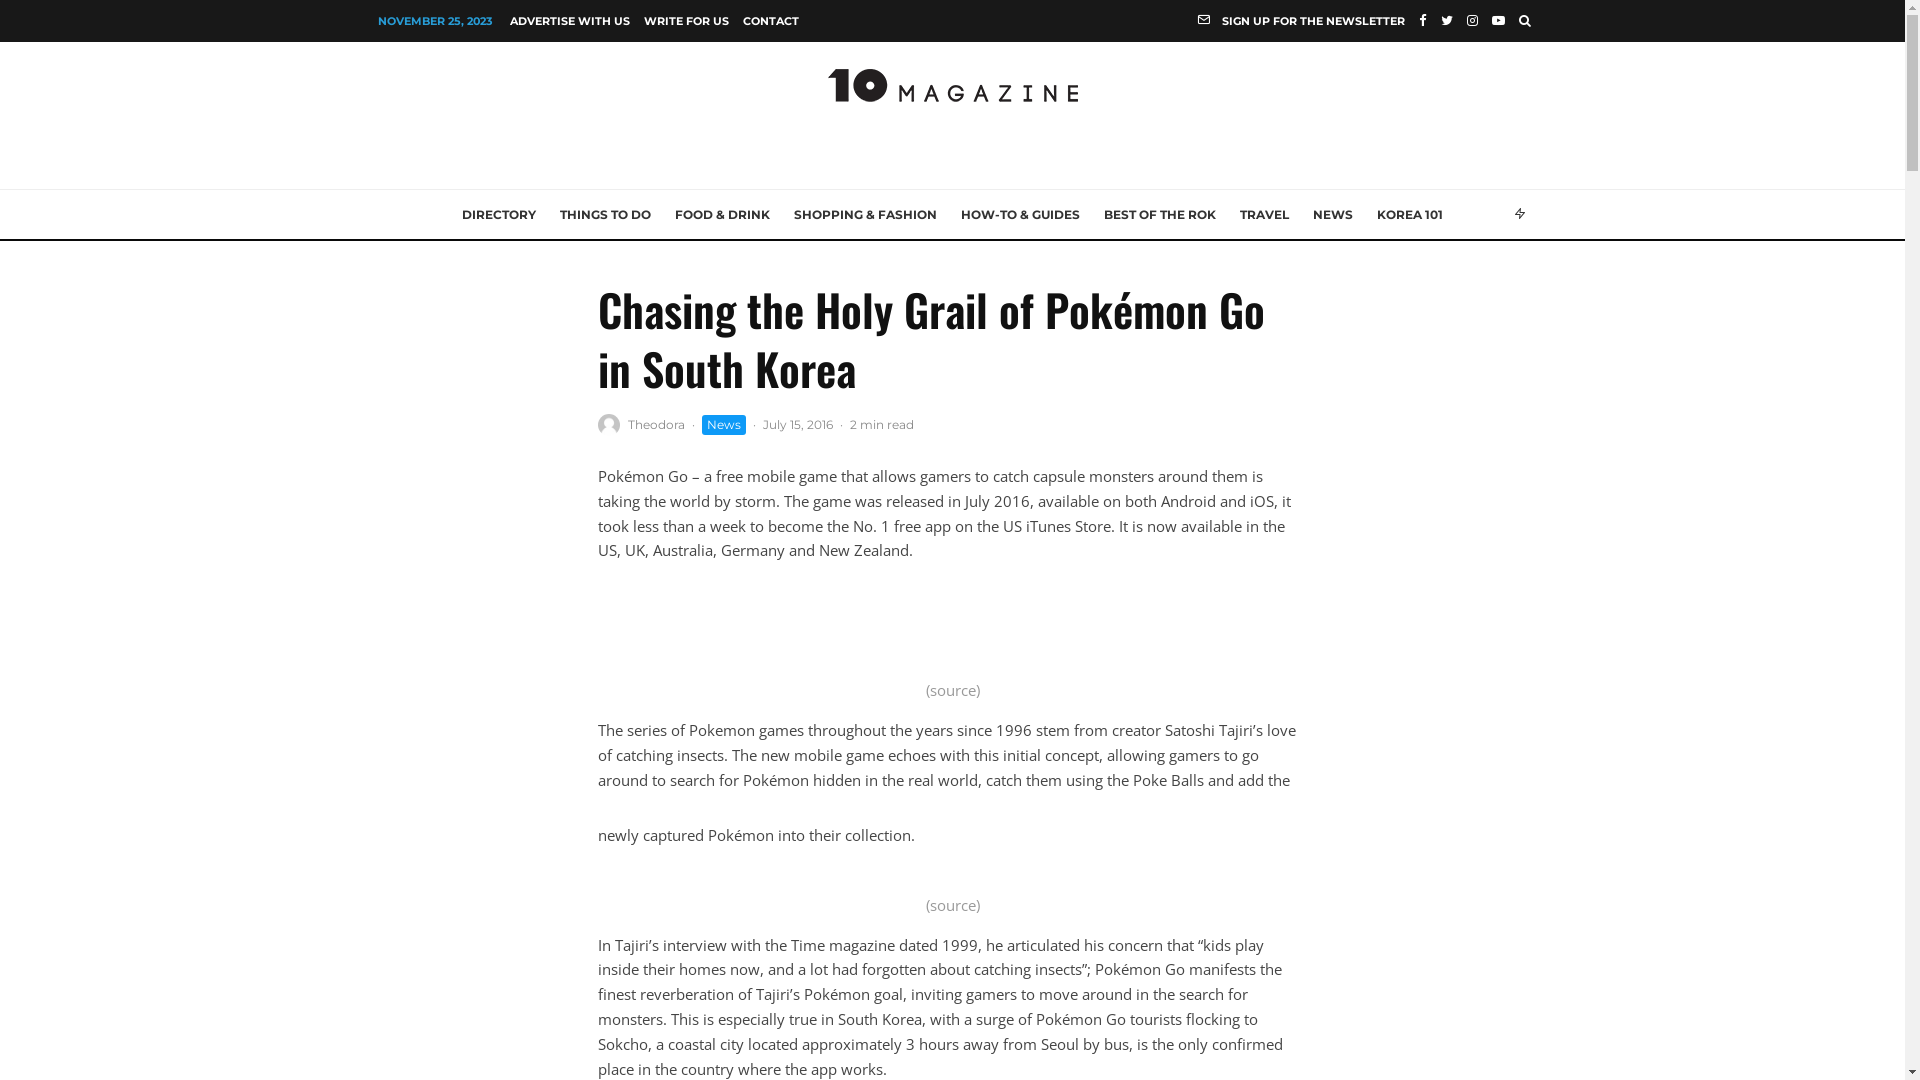  Describe the element at coordinates (1363, 215) in the screenshot. I see `'KOREA 101'` at that location.